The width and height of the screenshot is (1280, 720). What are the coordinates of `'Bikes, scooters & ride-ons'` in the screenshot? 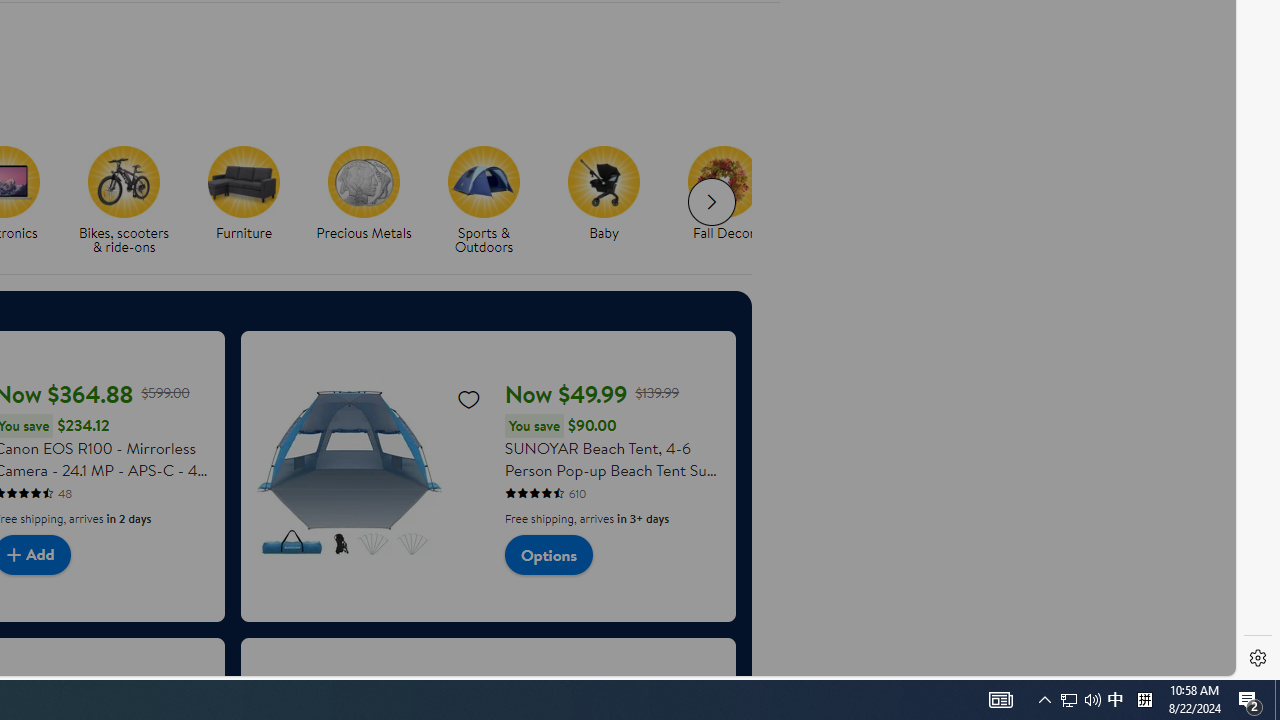 It's located at (130, 201).